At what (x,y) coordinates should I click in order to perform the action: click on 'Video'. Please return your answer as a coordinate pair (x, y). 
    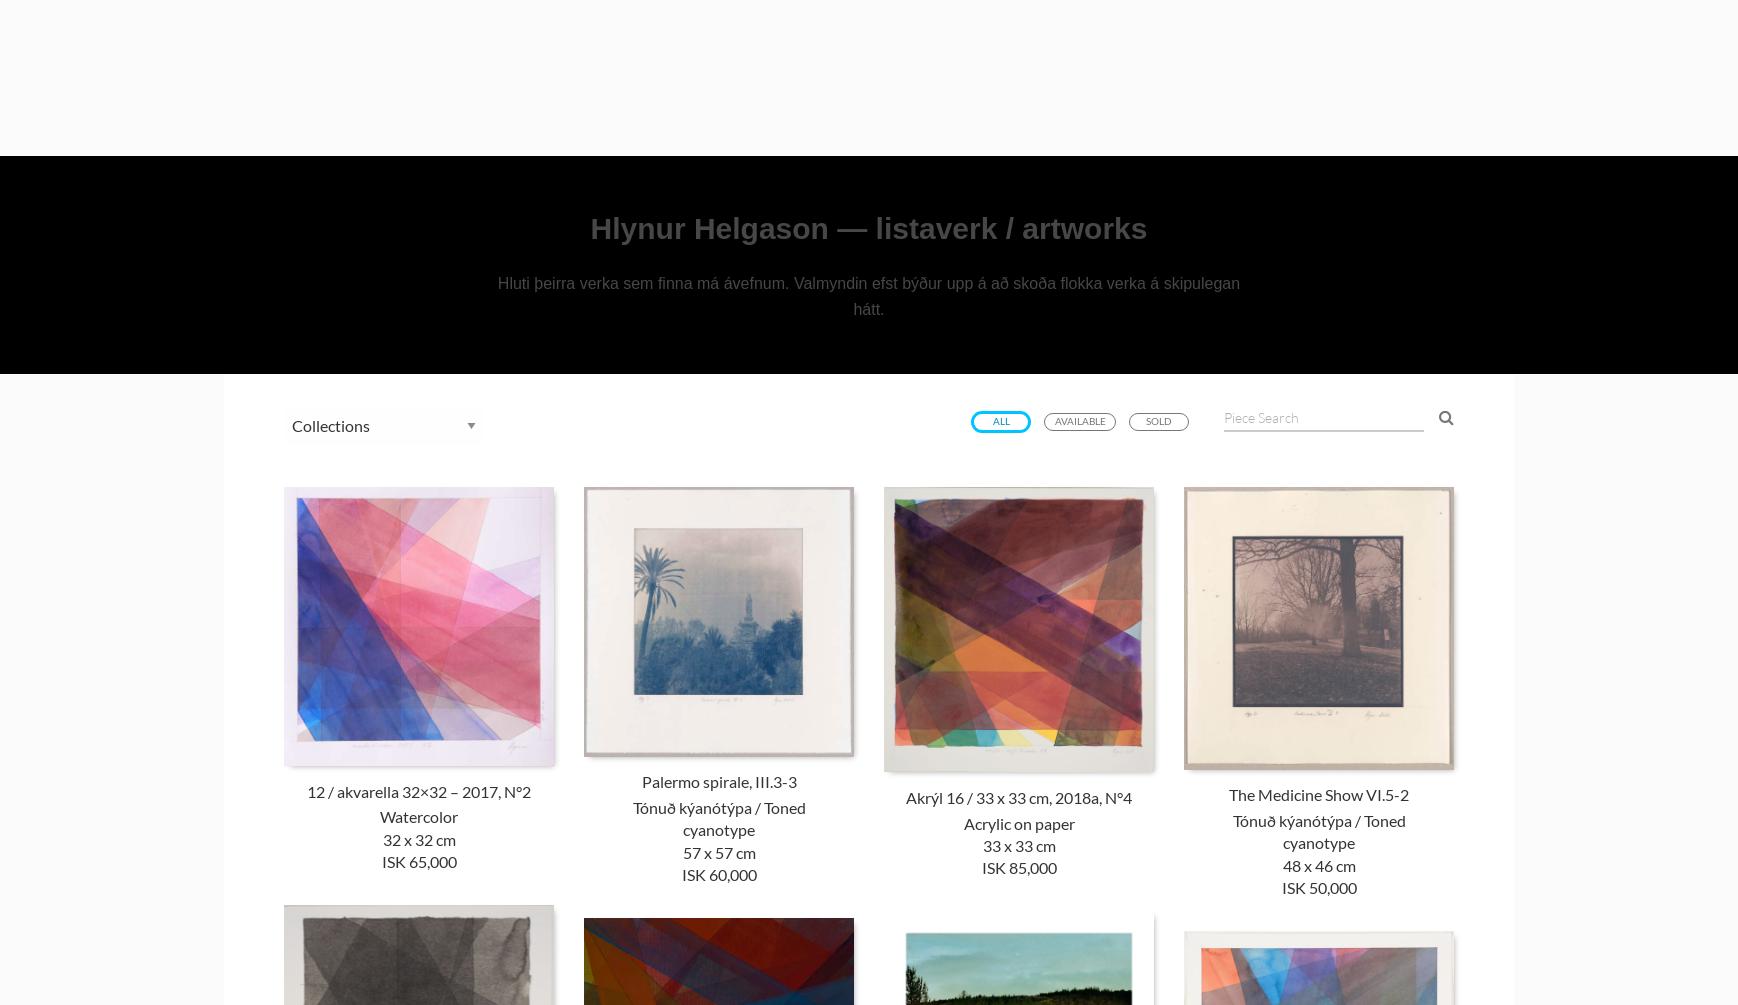
    Looking at the image, I should click on (1211, 103).